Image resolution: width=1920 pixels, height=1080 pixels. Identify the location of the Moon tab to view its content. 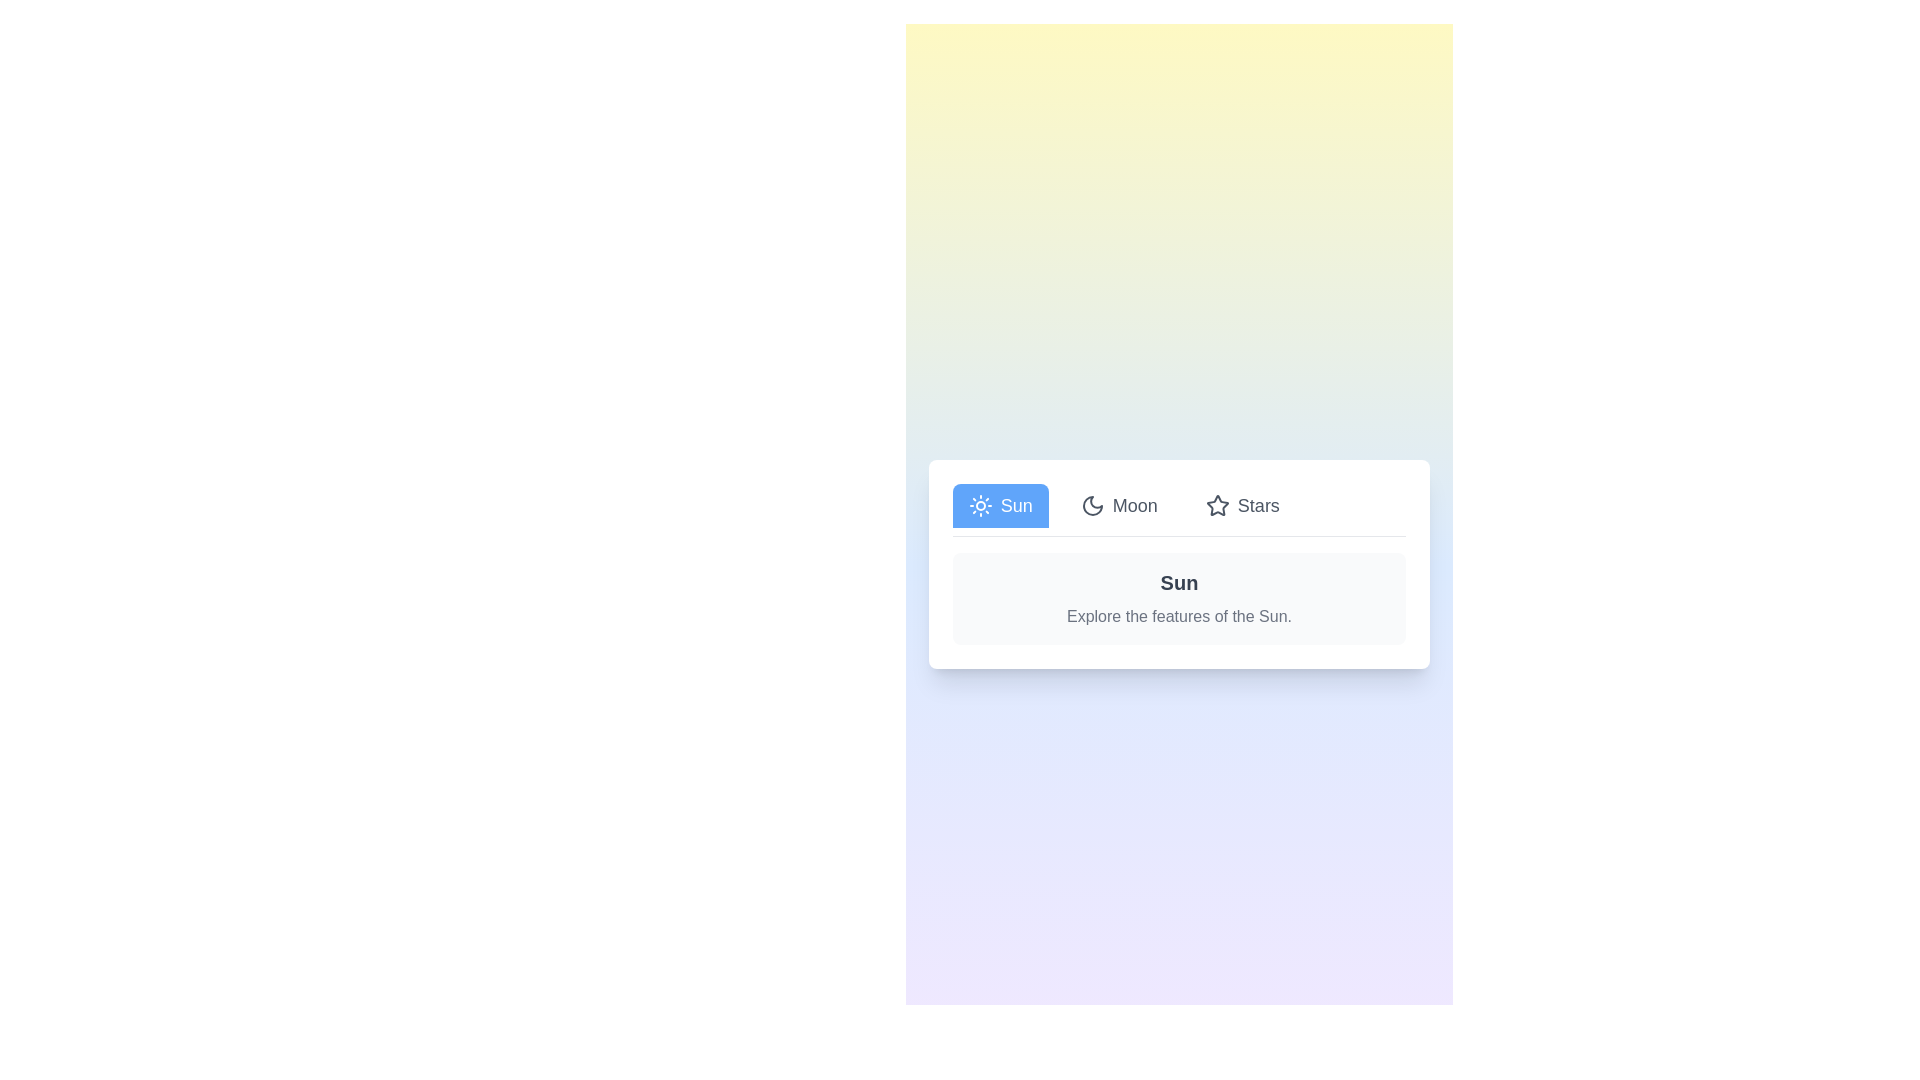
(1118, 504).